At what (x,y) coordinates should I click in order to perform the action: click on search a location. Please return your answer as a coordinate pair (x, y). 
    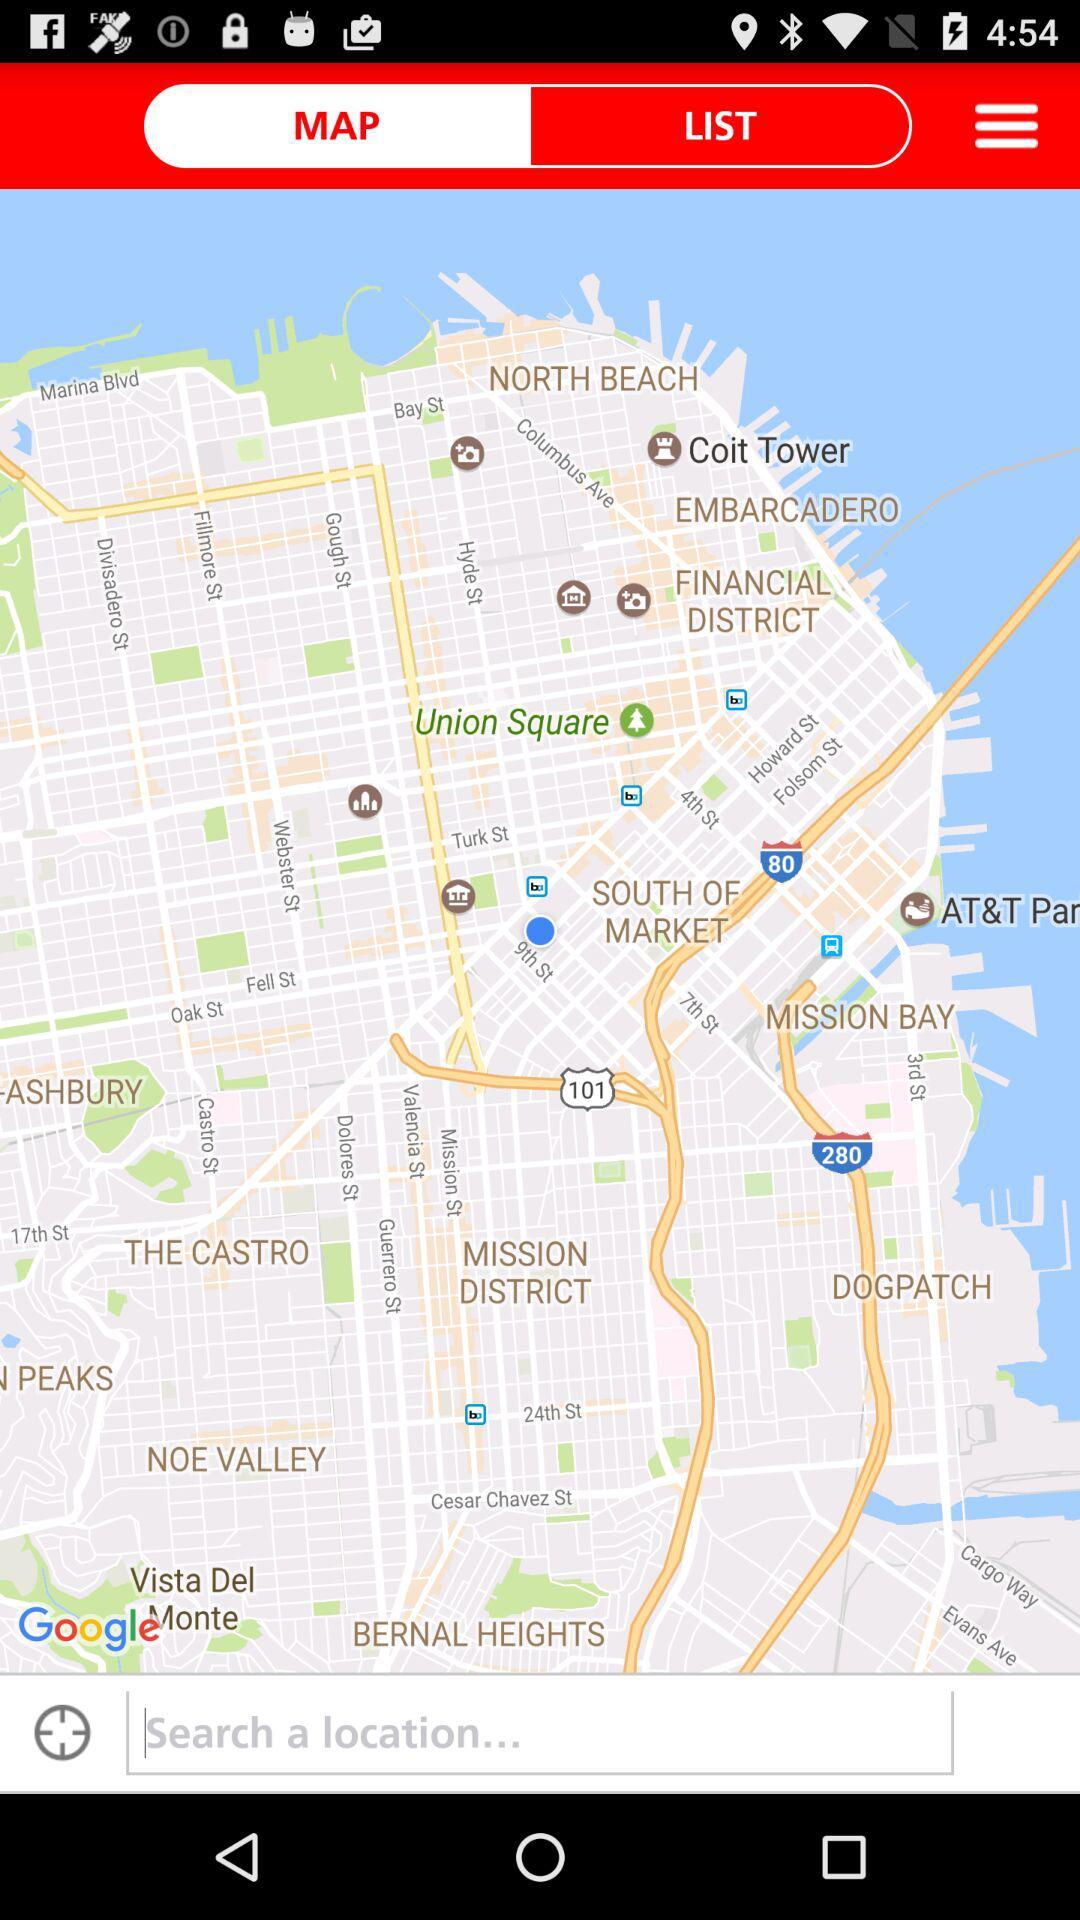
    Looking at the image, I should click on (61, 1732).